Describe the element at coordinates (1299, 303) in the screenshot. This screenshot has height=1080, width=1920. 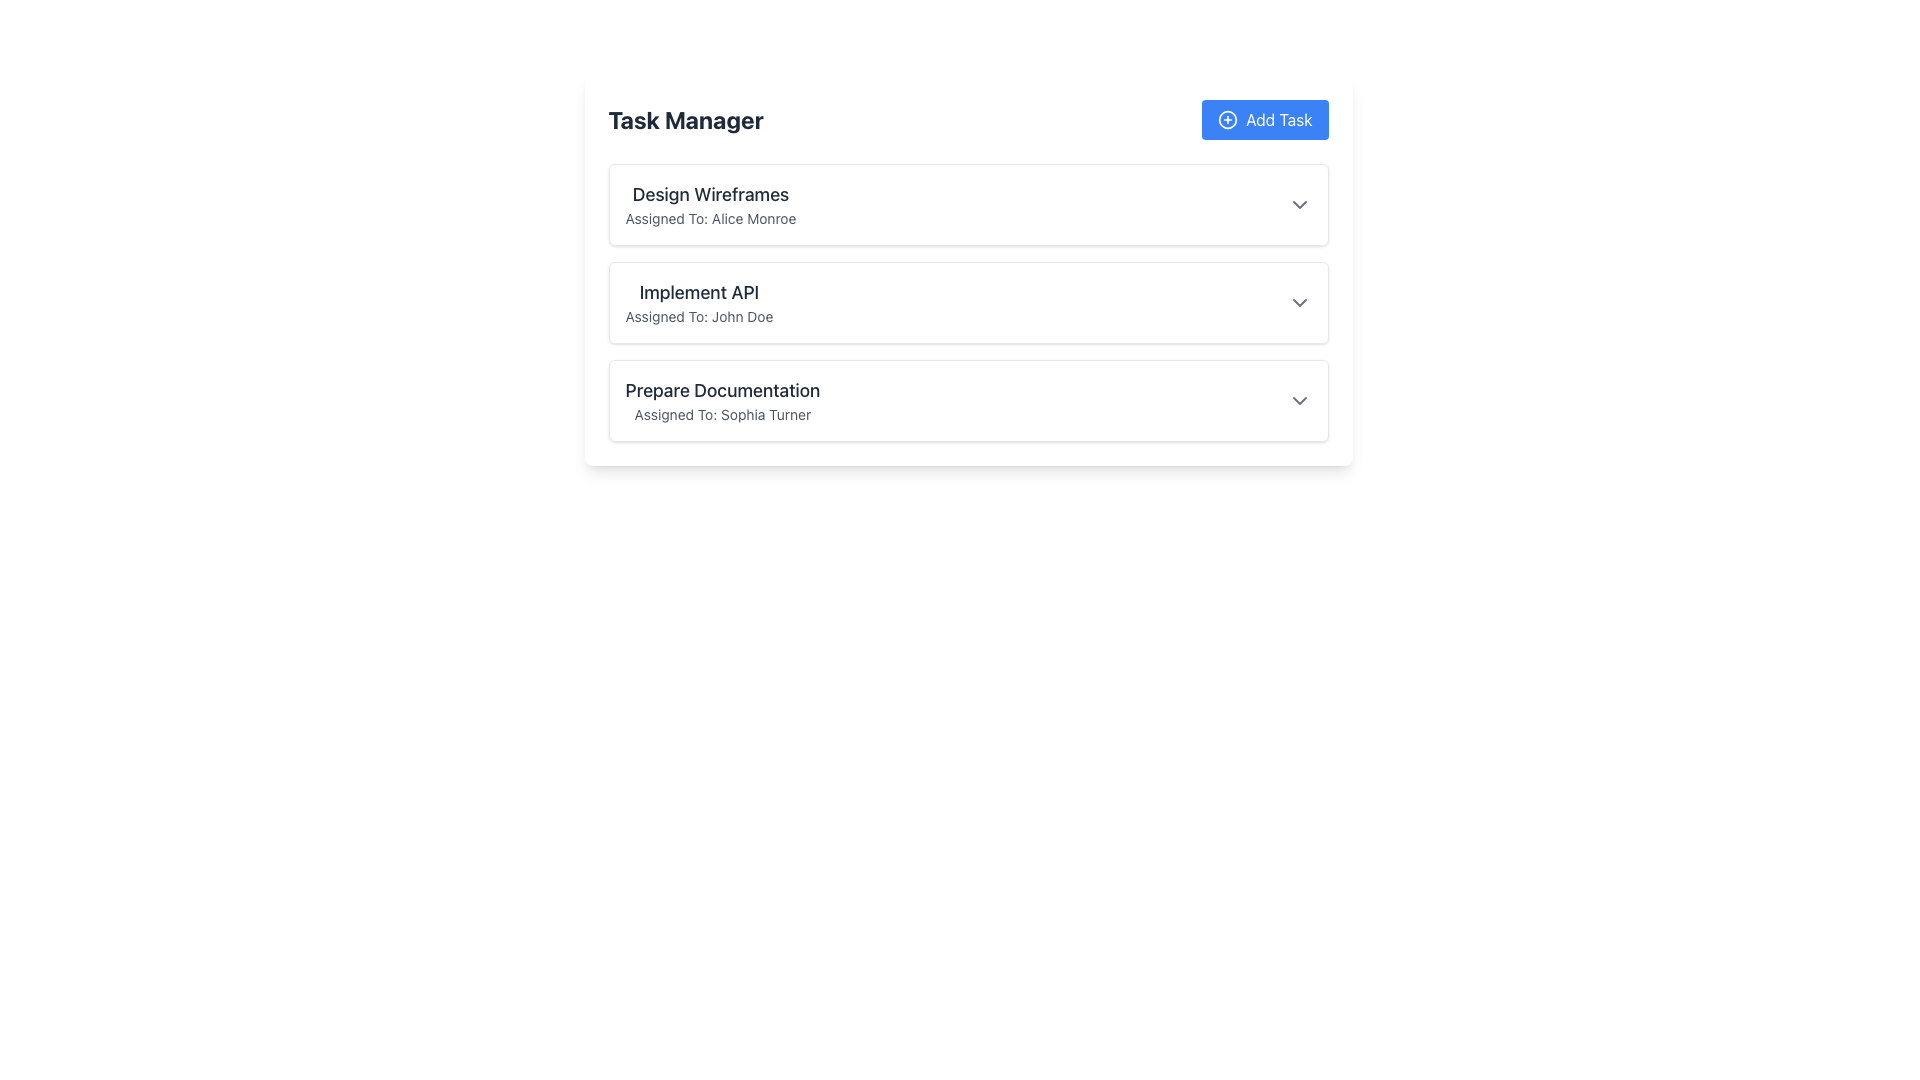
I see `the Chevron Icon, which is used to toggle or expand details related to the 'Implement API' task, positioned to the right of it` at that location.